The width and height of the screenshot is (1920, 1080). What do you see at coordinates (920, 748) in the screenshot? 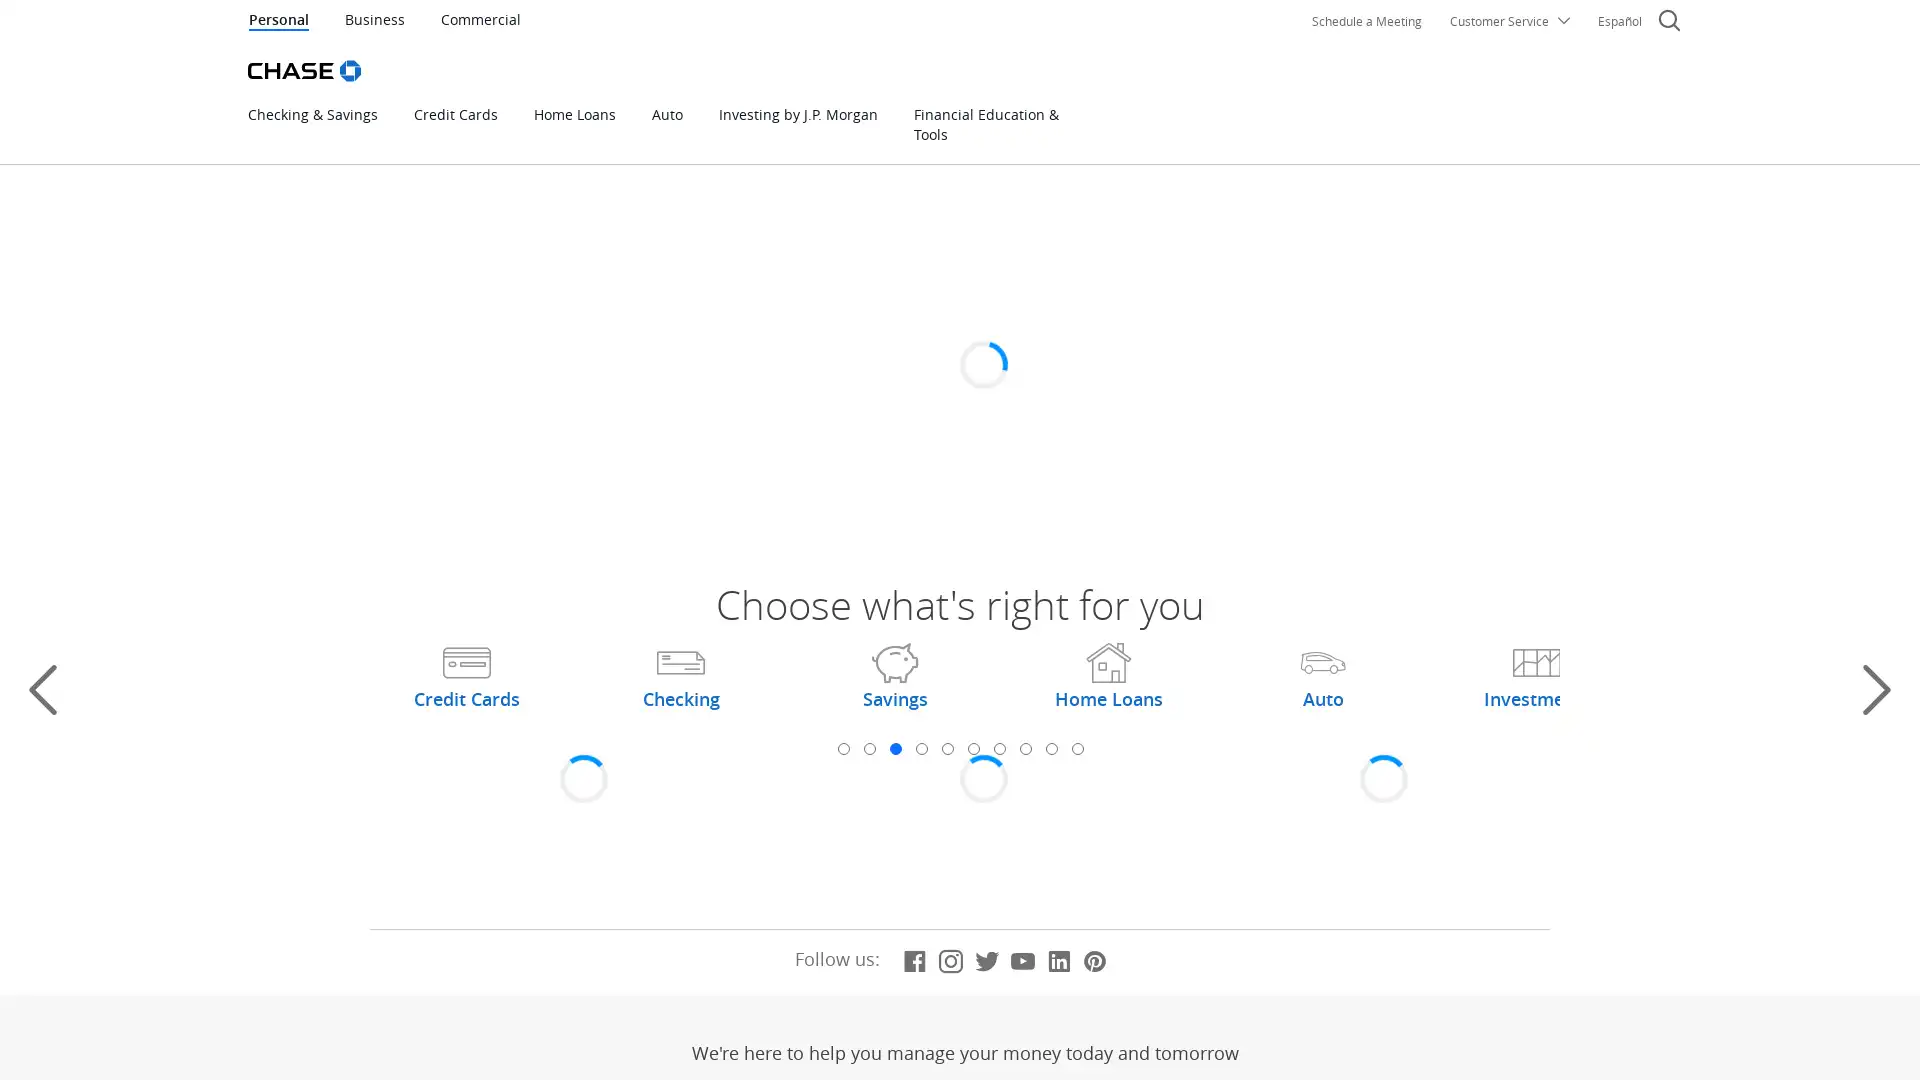
I see `Slide 4 of 10` at bounding box center [920, 748].